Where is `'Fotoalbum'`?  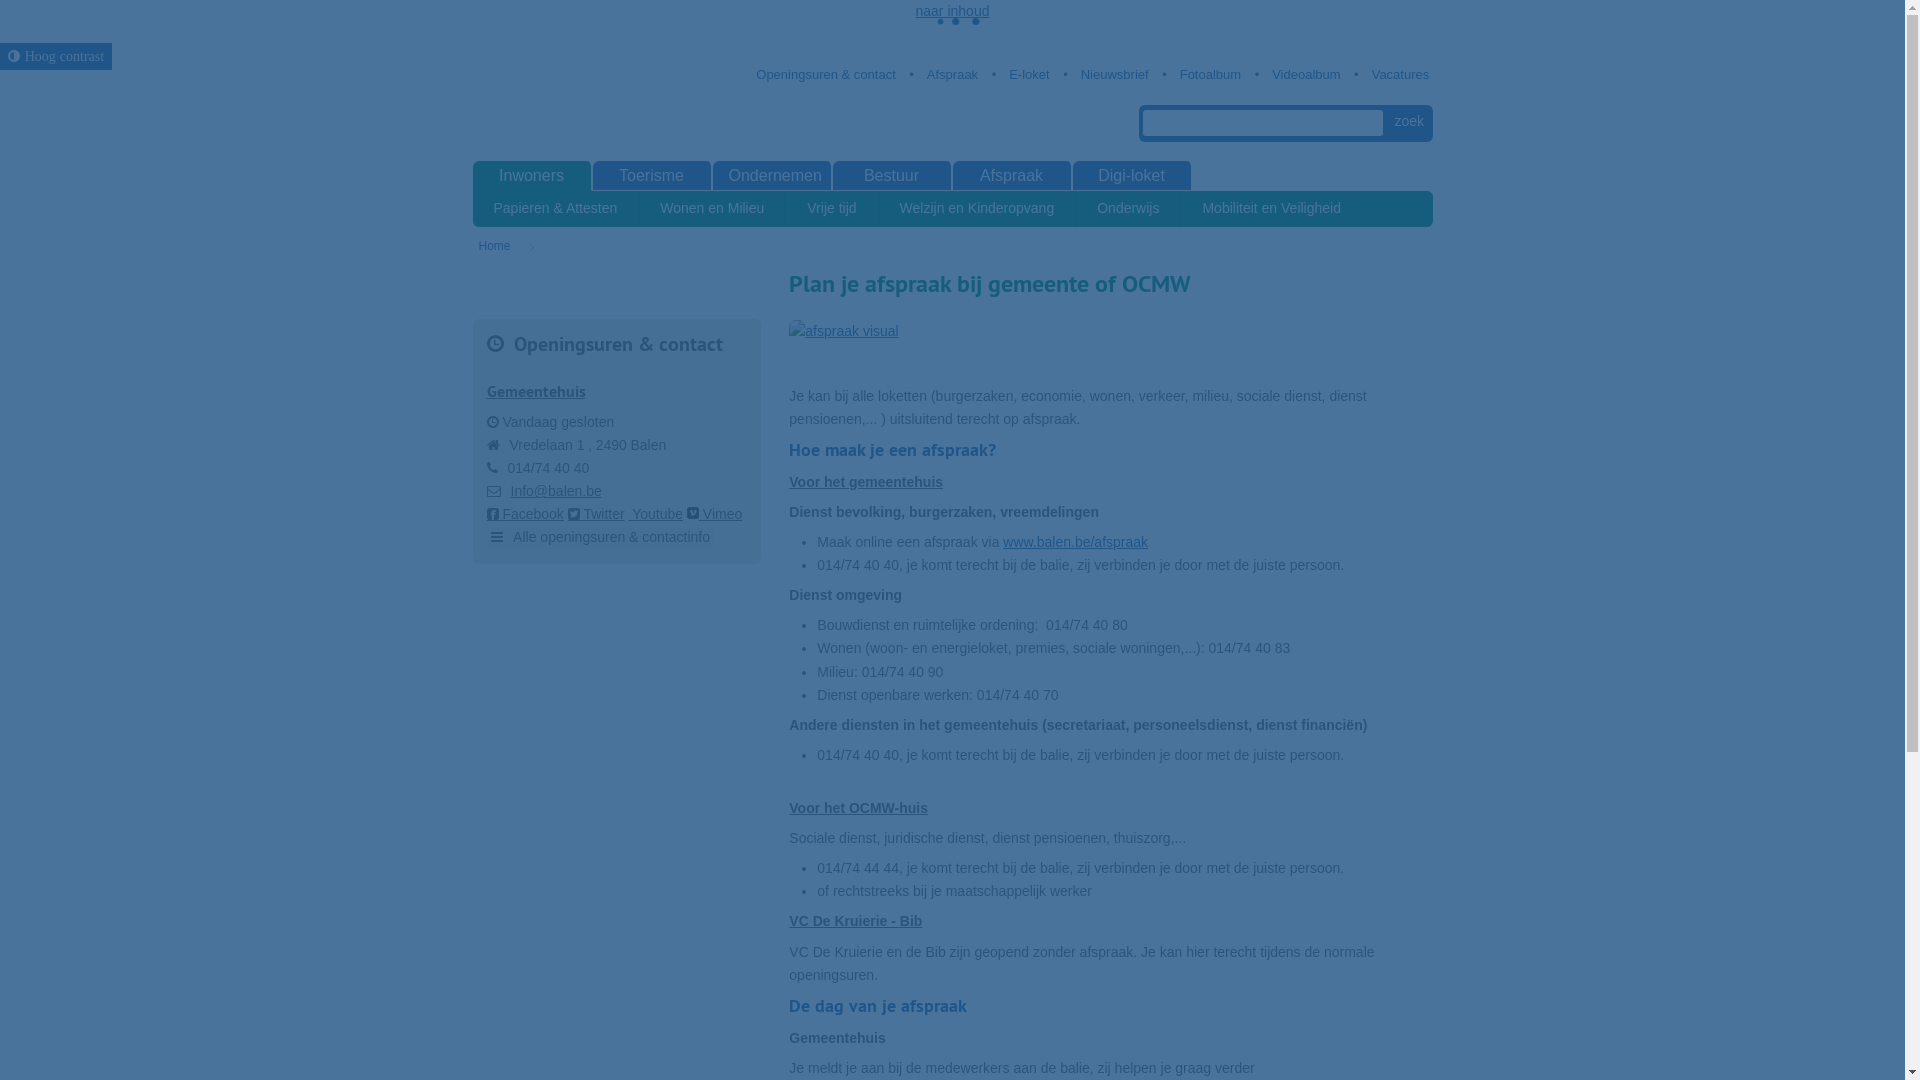 'Fotoalbum' is located at coordinates (1200, 73).